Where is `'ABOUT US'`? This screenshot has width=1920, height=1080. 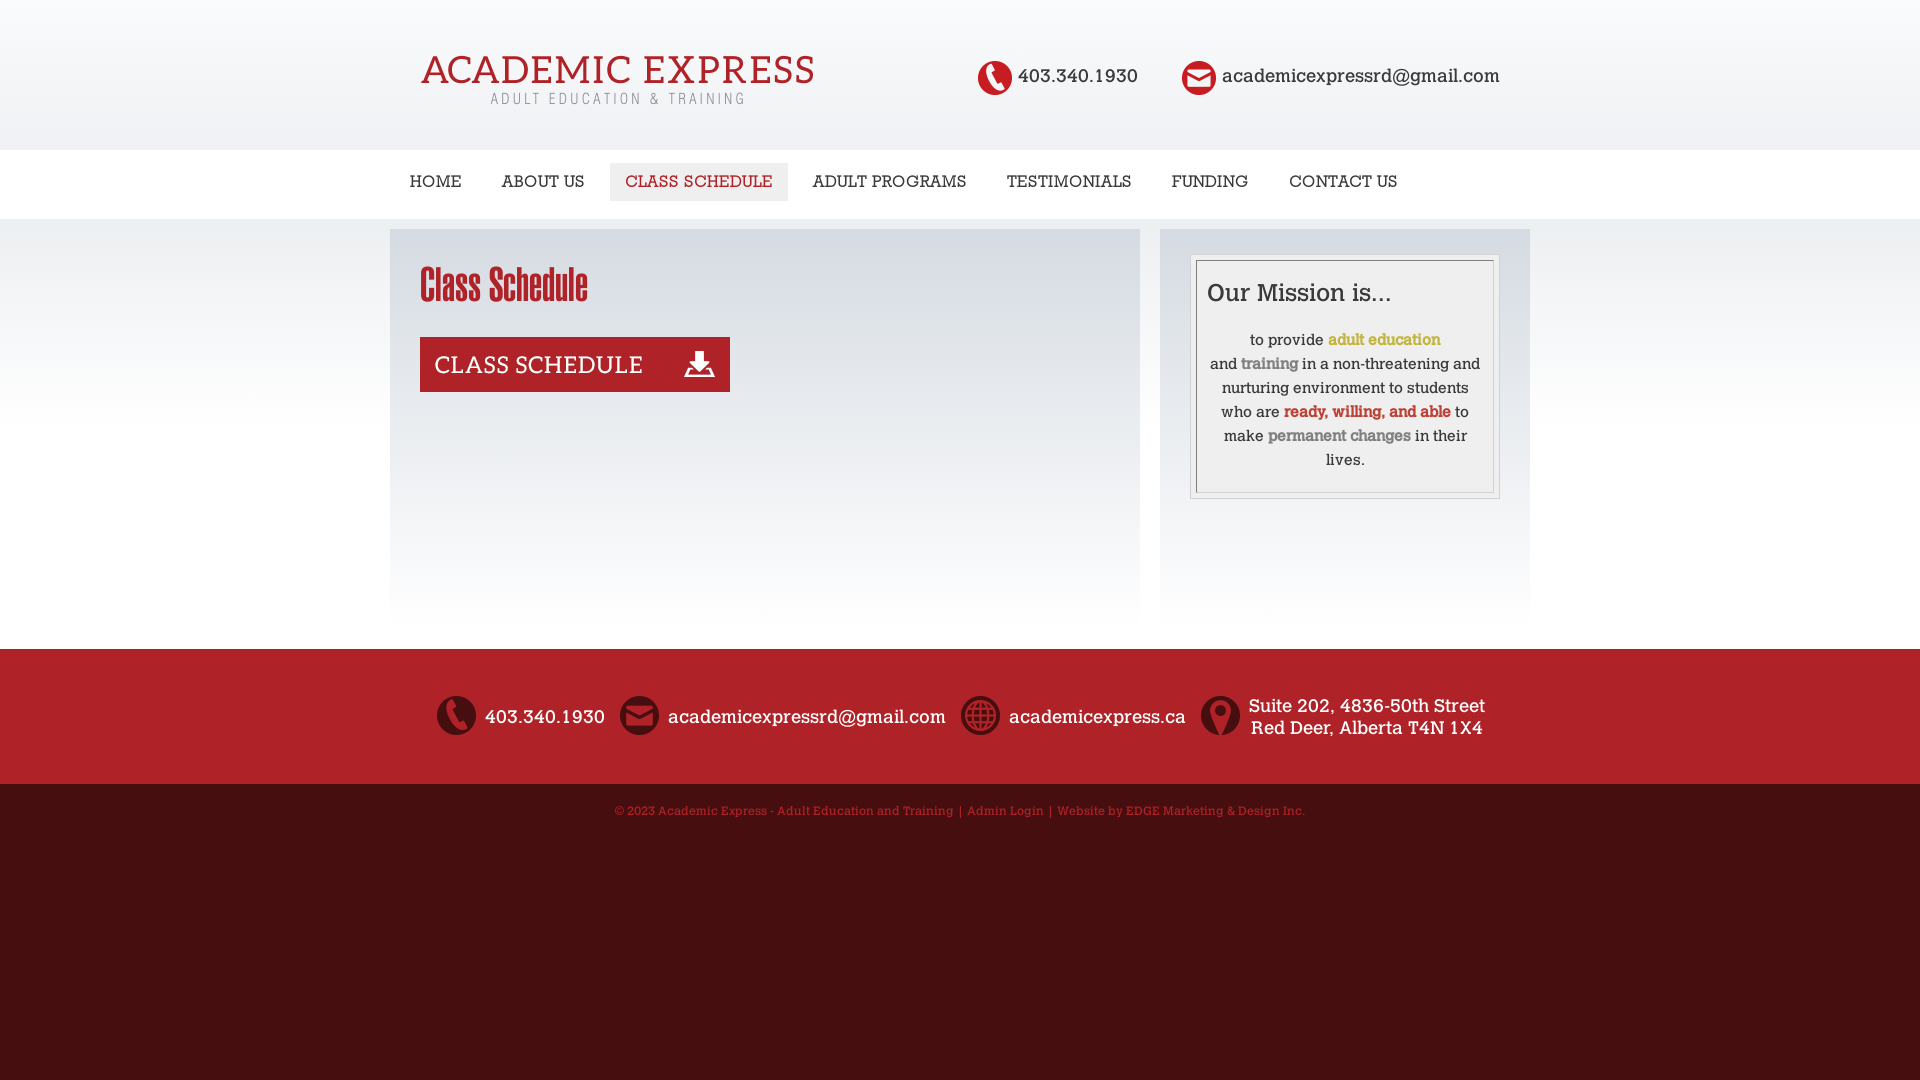 'ABOUT US' is located at coordinates (543, 181).